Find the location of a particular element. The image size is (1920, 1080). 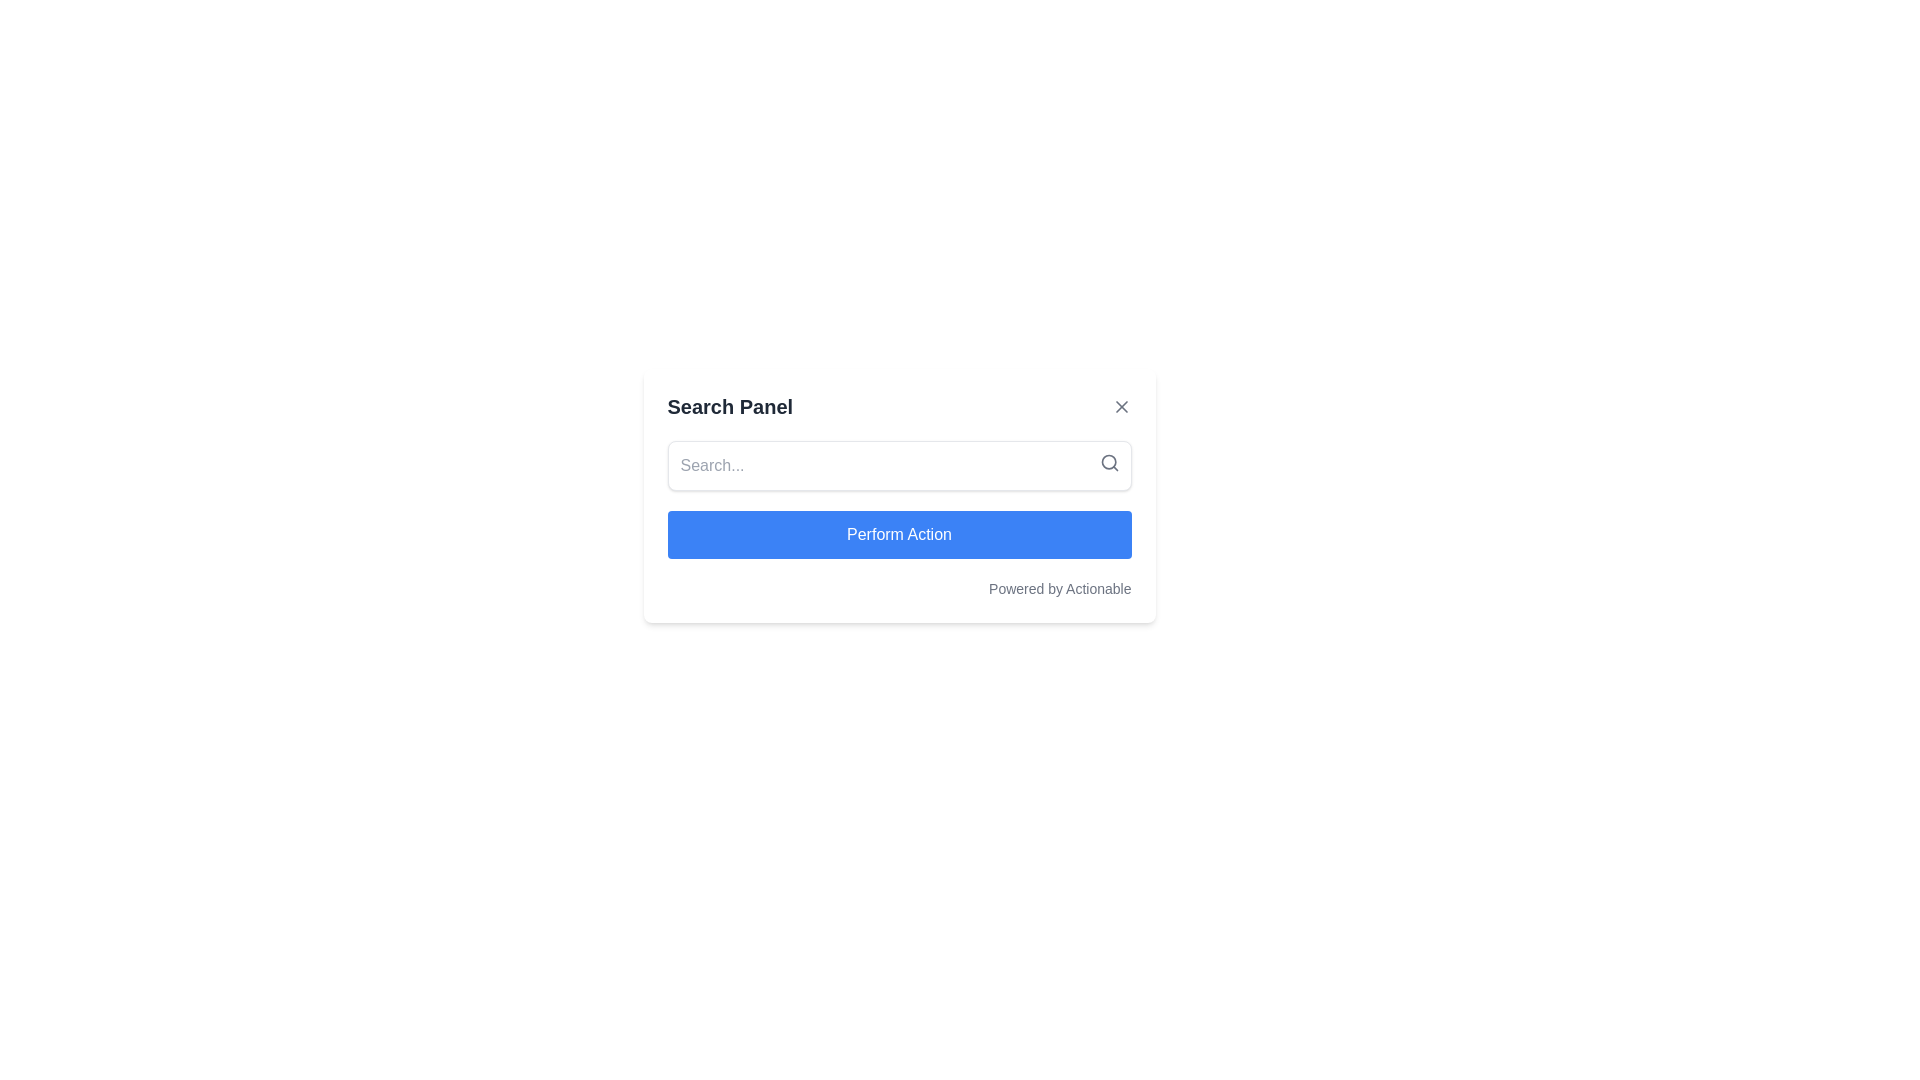

the button in the 'Search Panel' dialog box is located at coordinates (898, 534).